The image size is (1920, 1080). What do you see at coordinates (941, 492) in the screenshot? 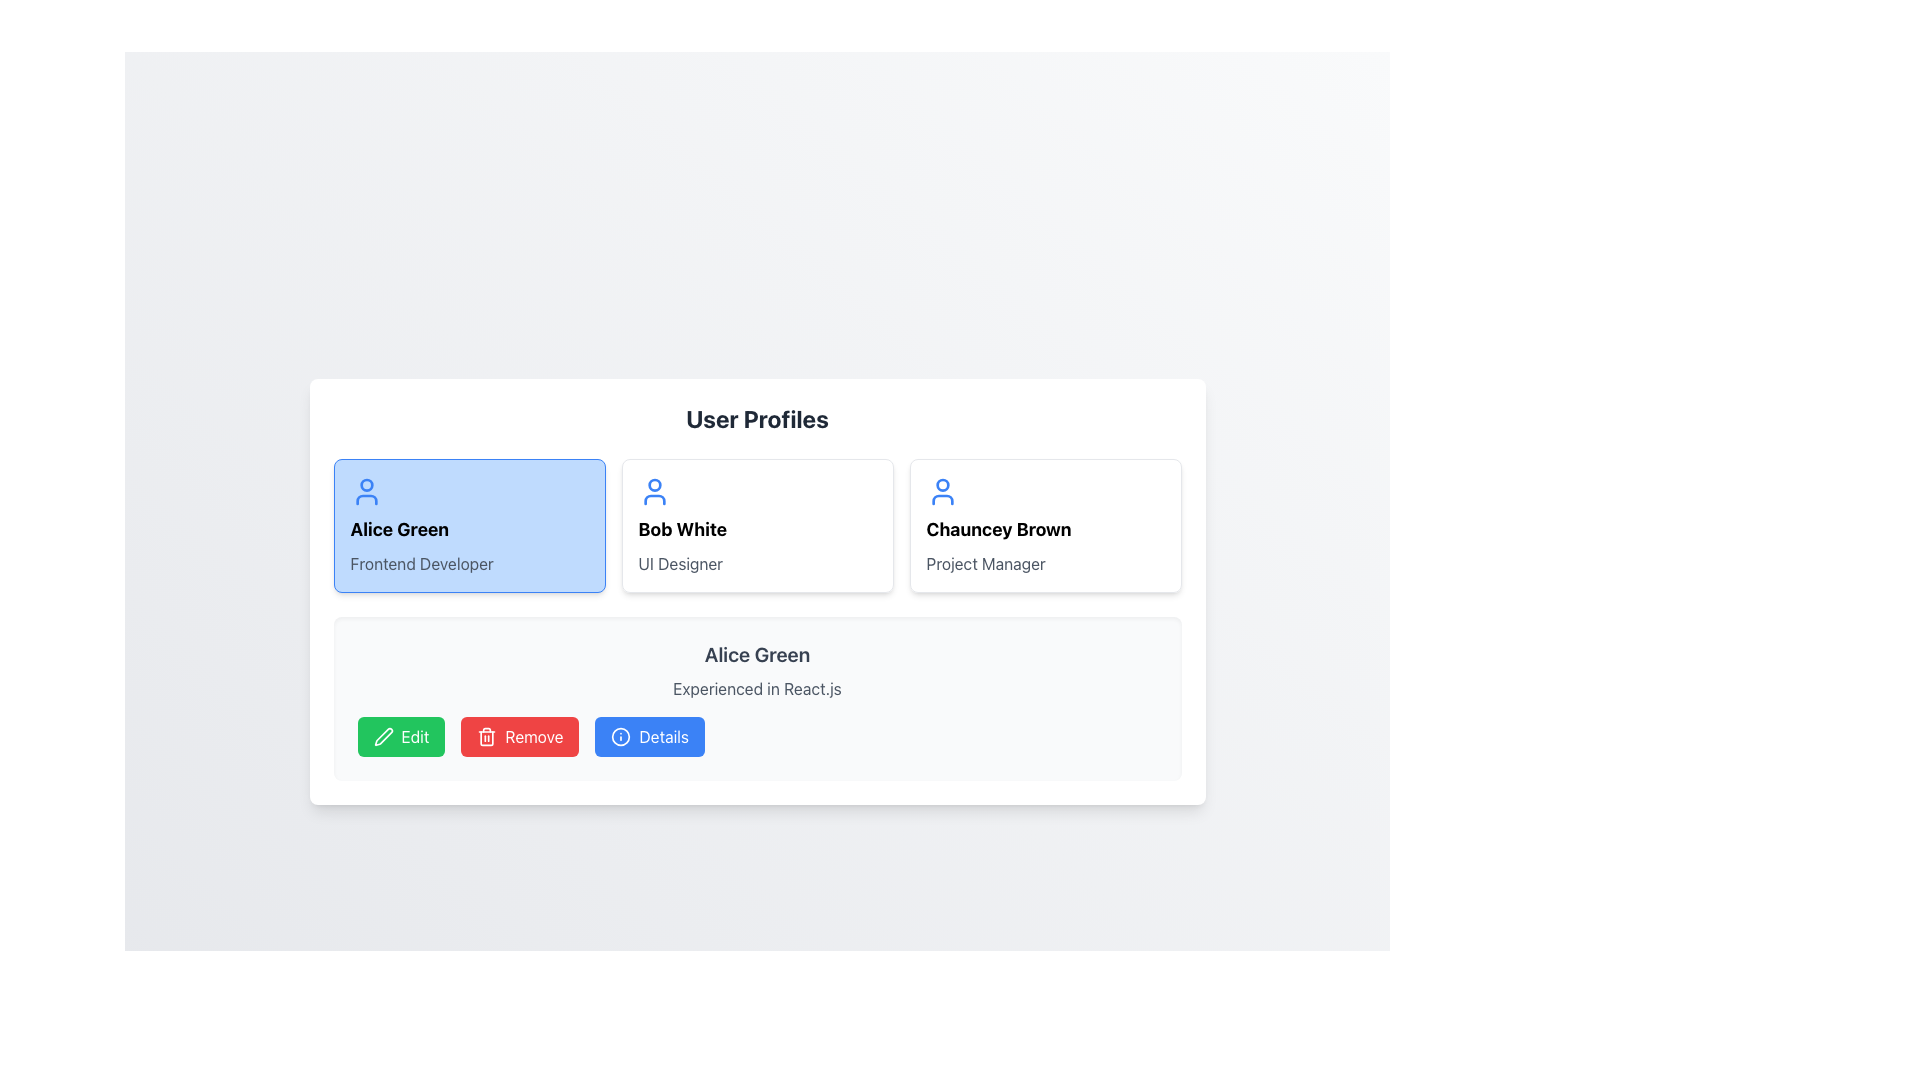
I see `the user profile icon for Chauncey Brown, which is a blue circular icon with a stroke-based outline located at the top left corner of the card labeled 'Chauncey Brown, Project Manager.'` at bounding box center [941, 492].